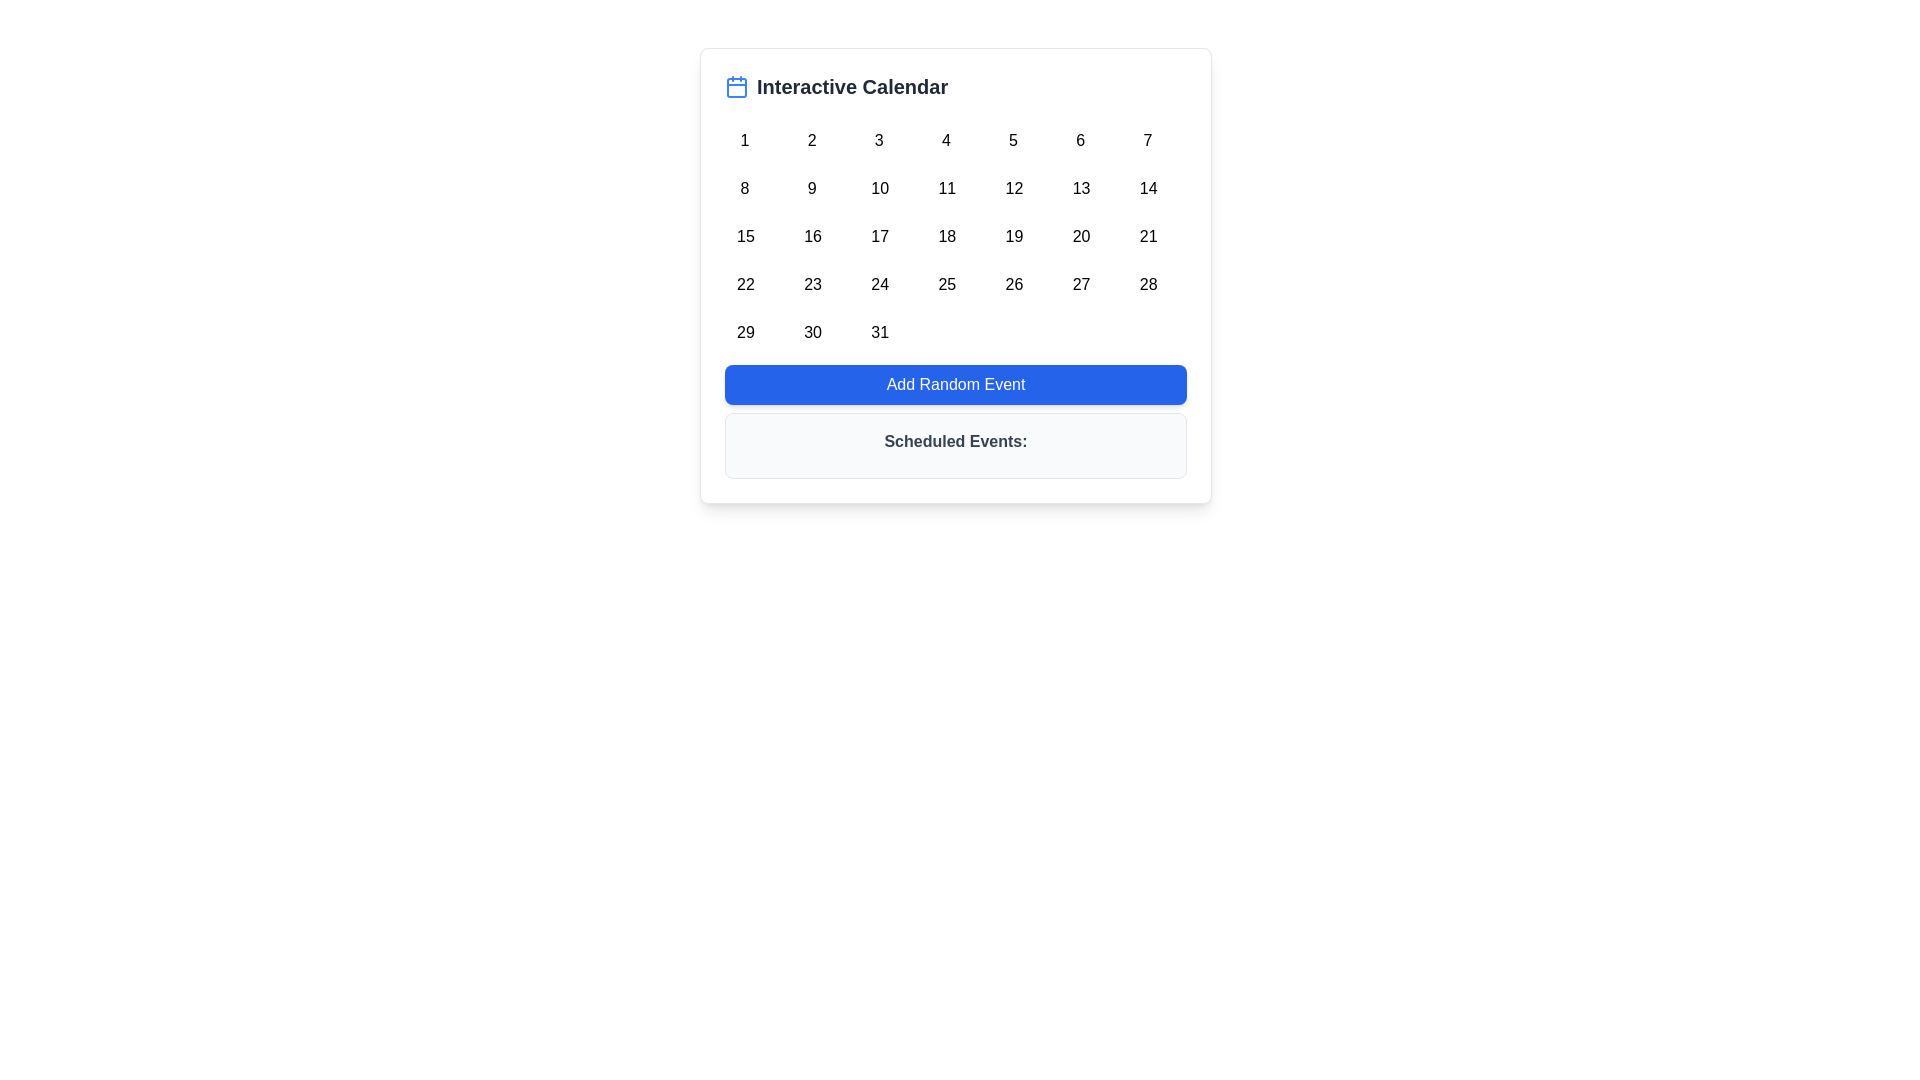 This screenshot has width=1920, height=1080. What do you see at coordinates (1147, 136) in the screenshot?
I see `the button representing the 7th day of the month in the calendar view` at bounding box center [1147, 136].